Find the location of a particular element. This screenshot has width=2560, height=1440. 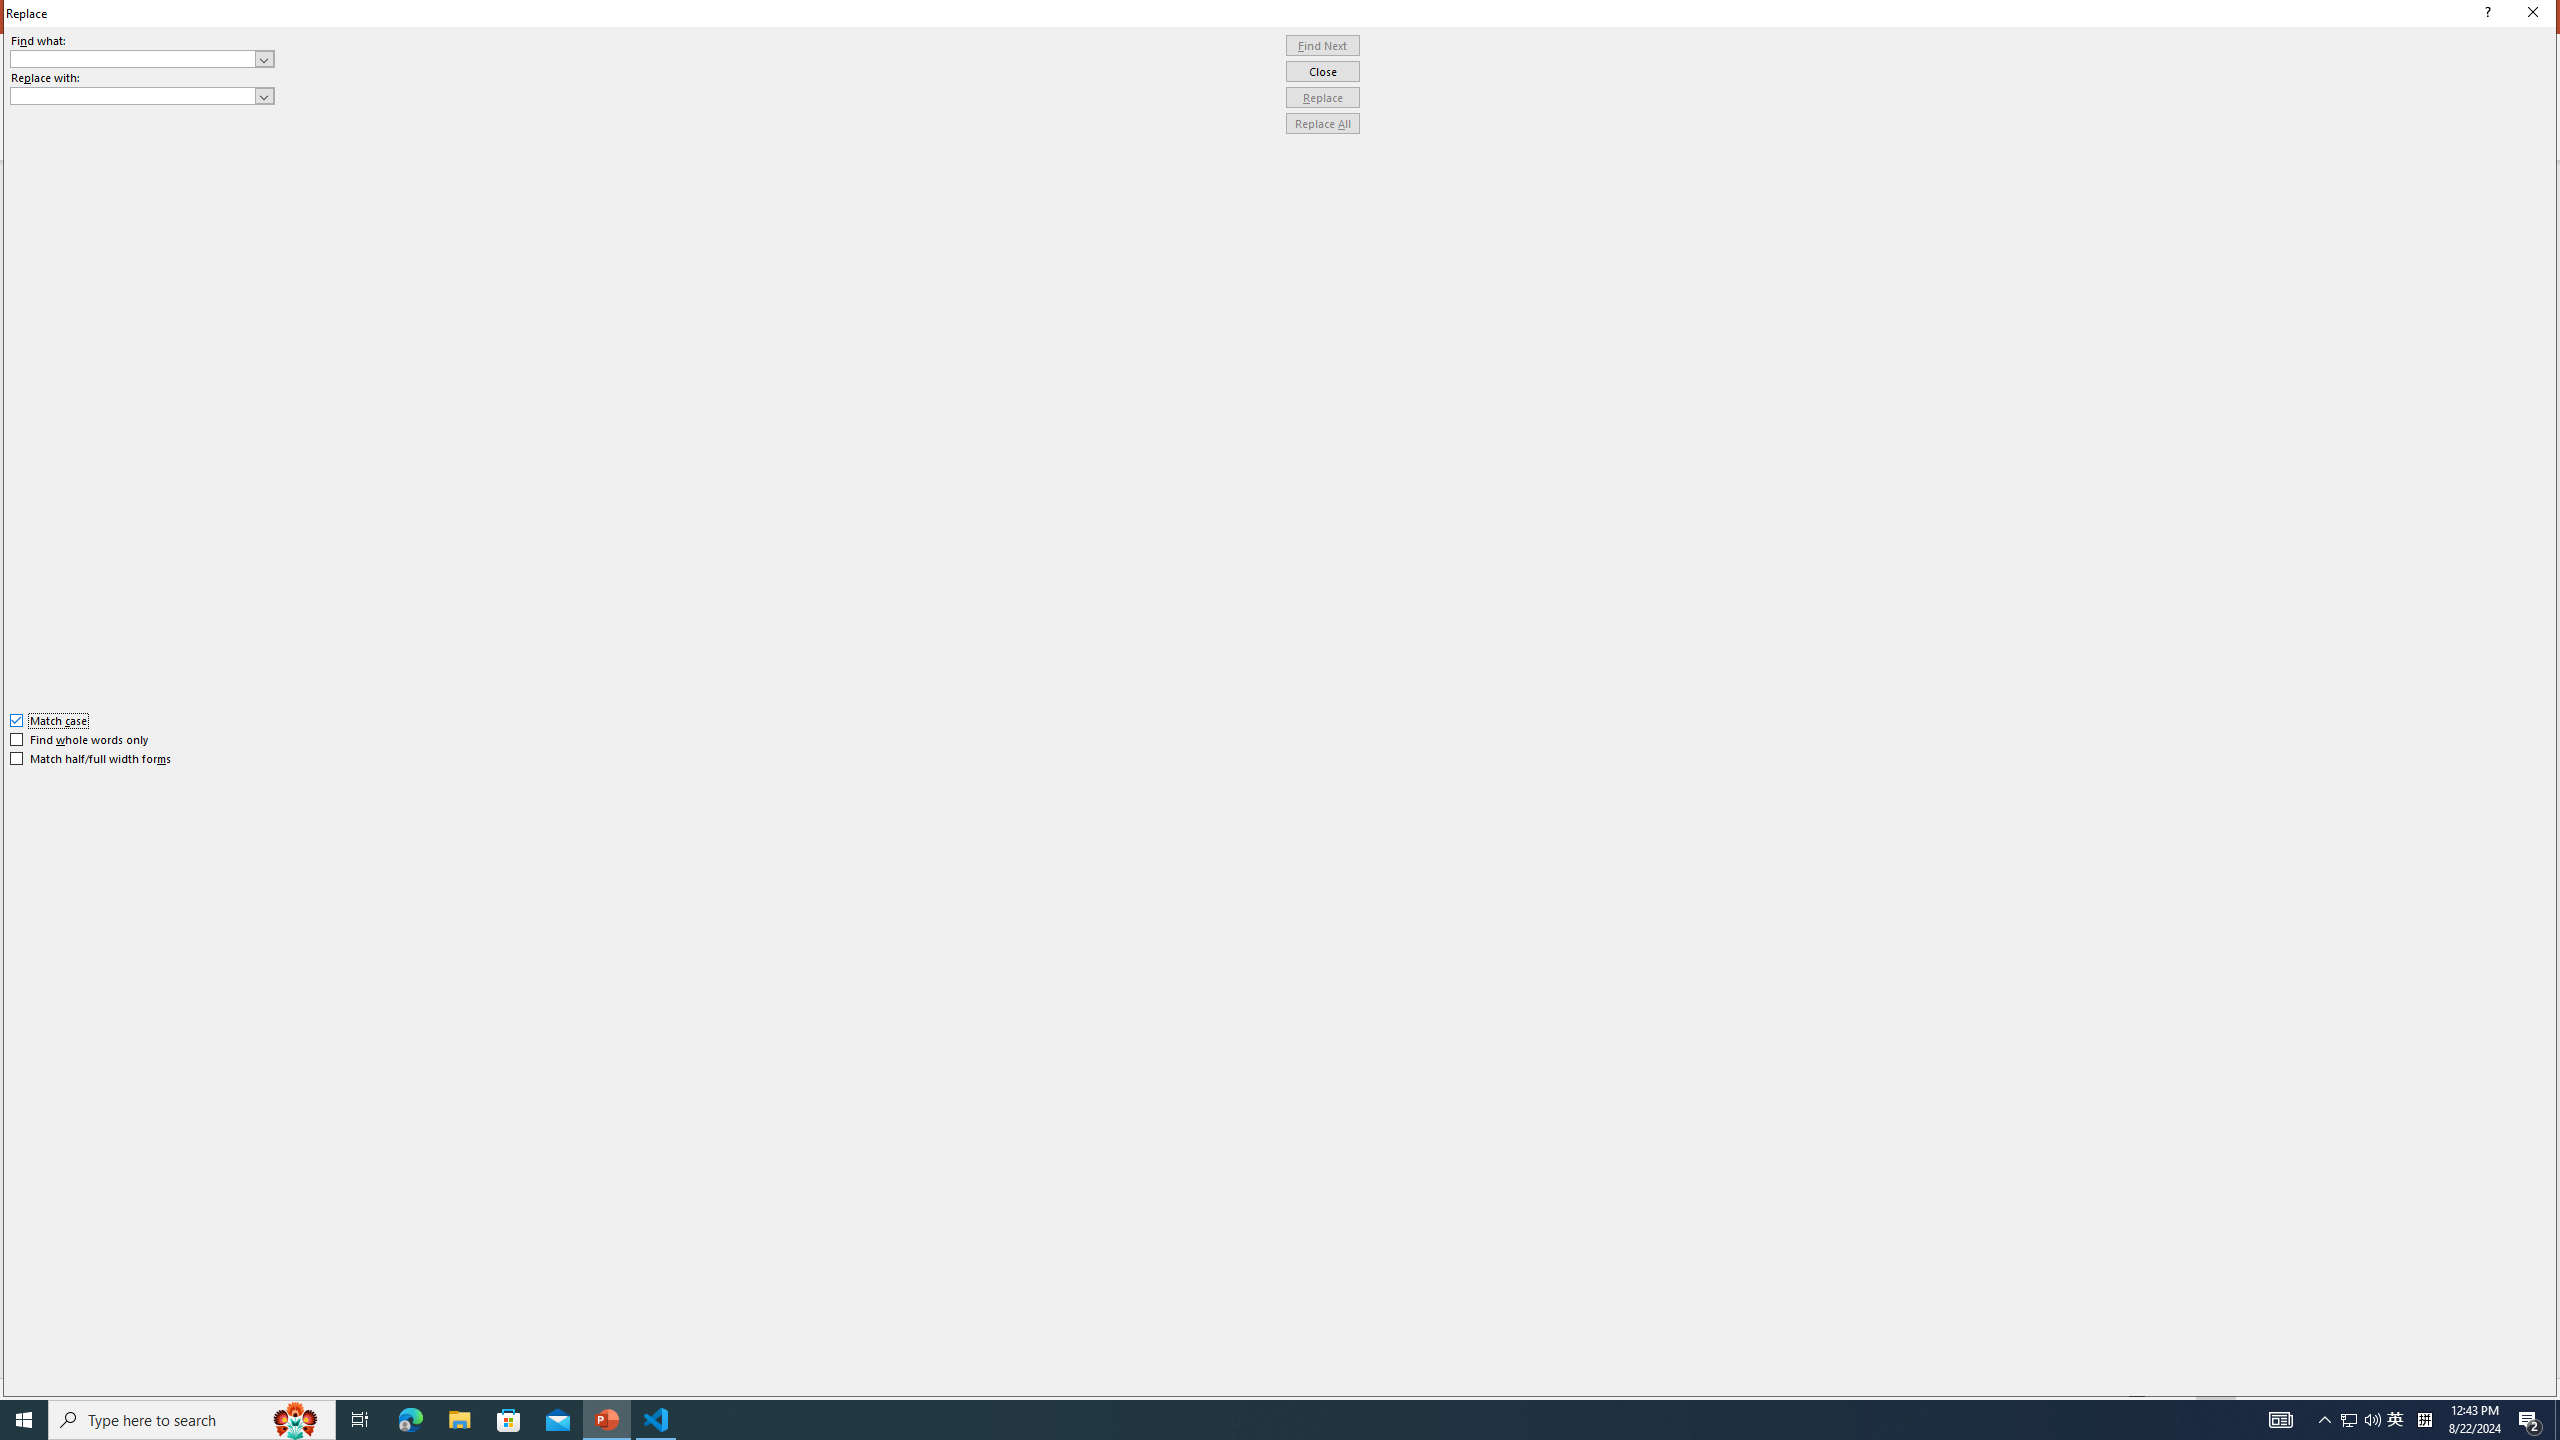

'Match half/full width forms' is located at coordinates (91, 758).